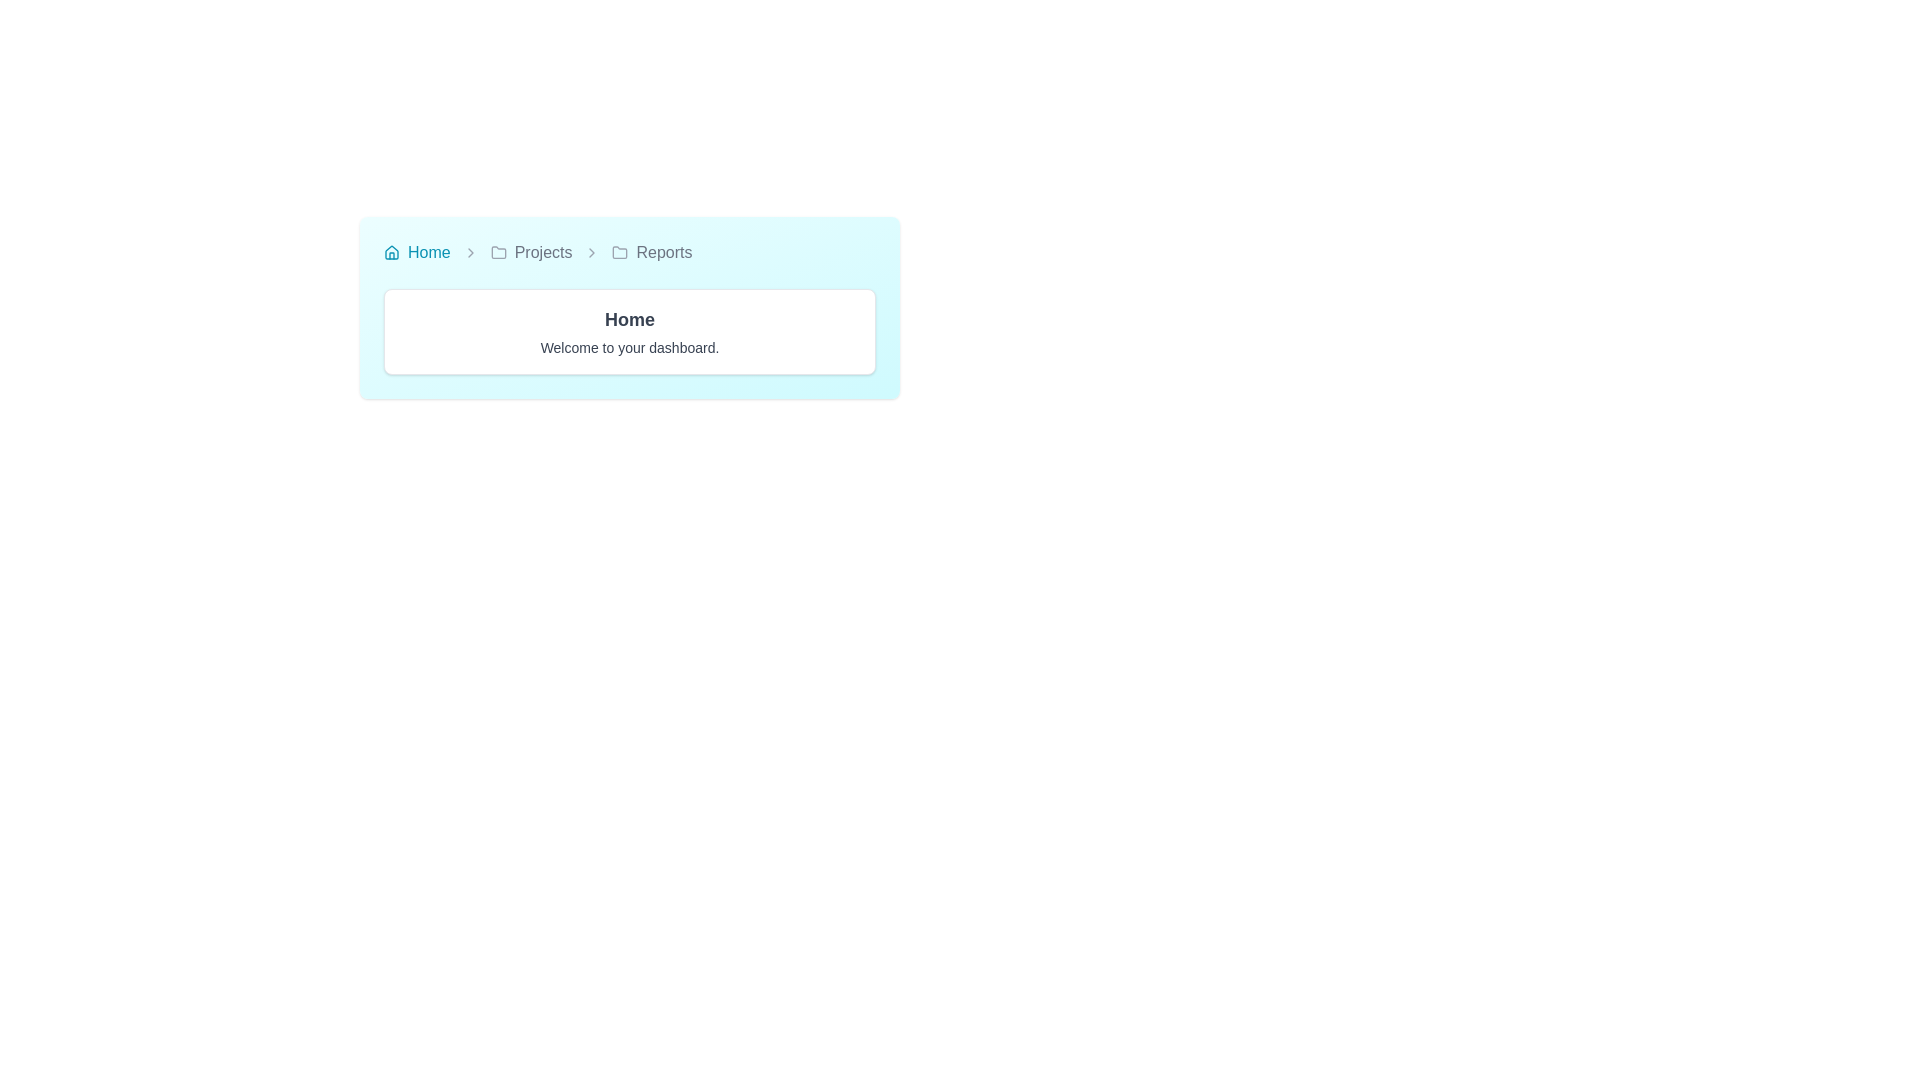 The width and height of the screenshot is (1920, 1080). I want to click on the 'Projects' breadcrumb link, so click(531, 252).